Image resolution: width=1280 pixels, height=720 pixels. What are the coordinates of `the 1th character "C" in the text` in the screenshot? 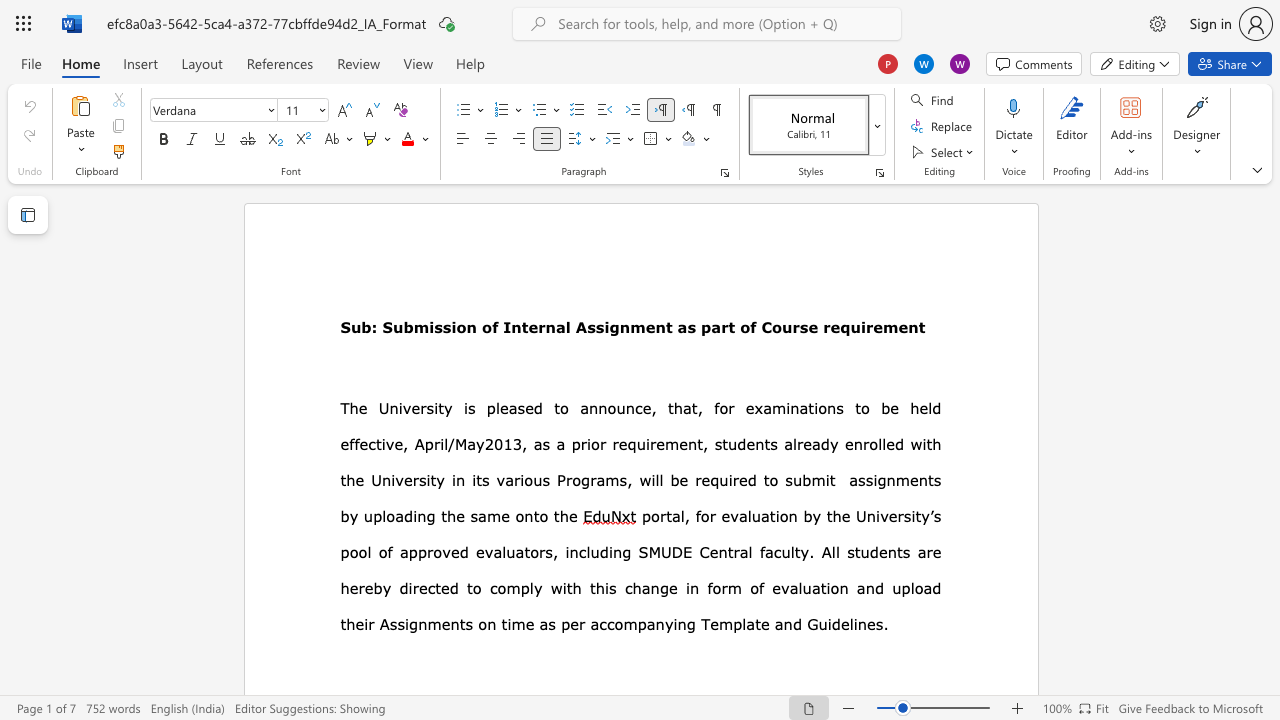 It's located at (765, 326).